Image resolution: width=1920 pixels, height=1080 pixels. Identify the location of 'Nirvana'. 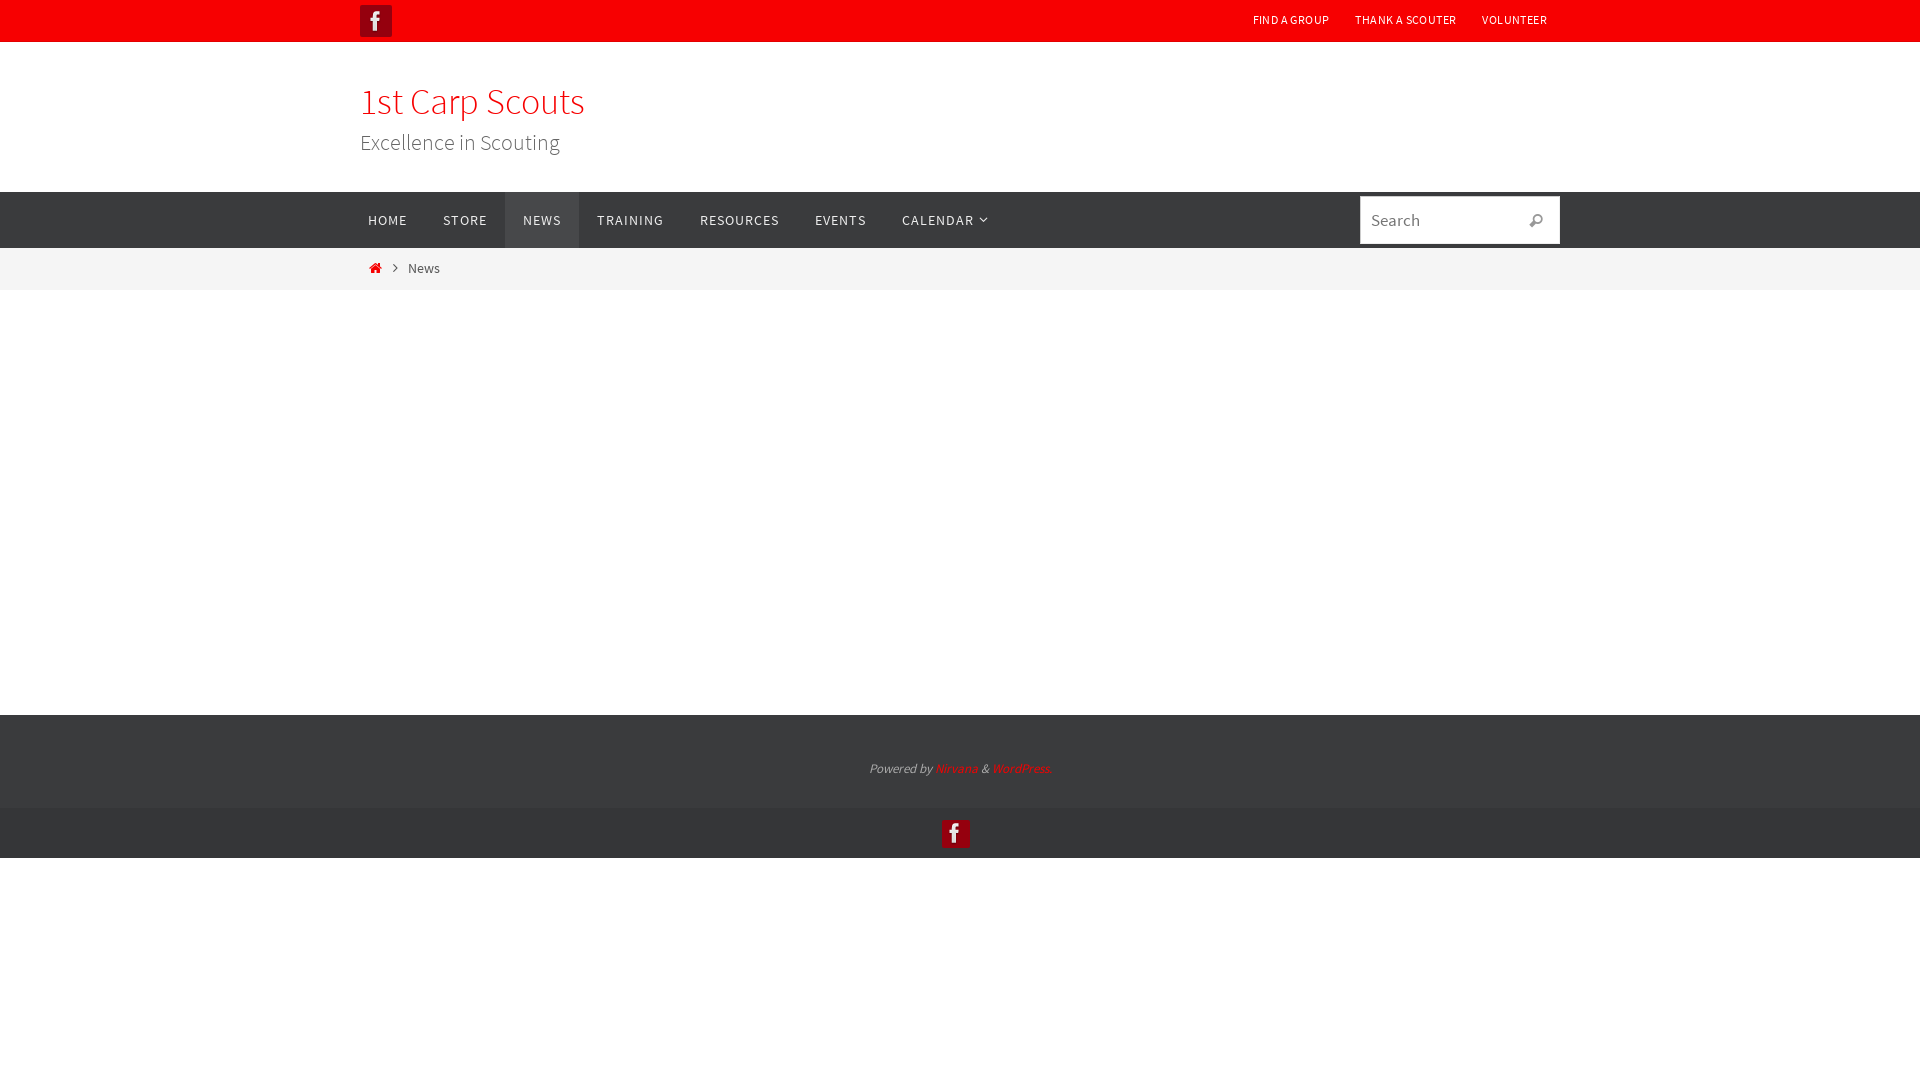
(954, 767).